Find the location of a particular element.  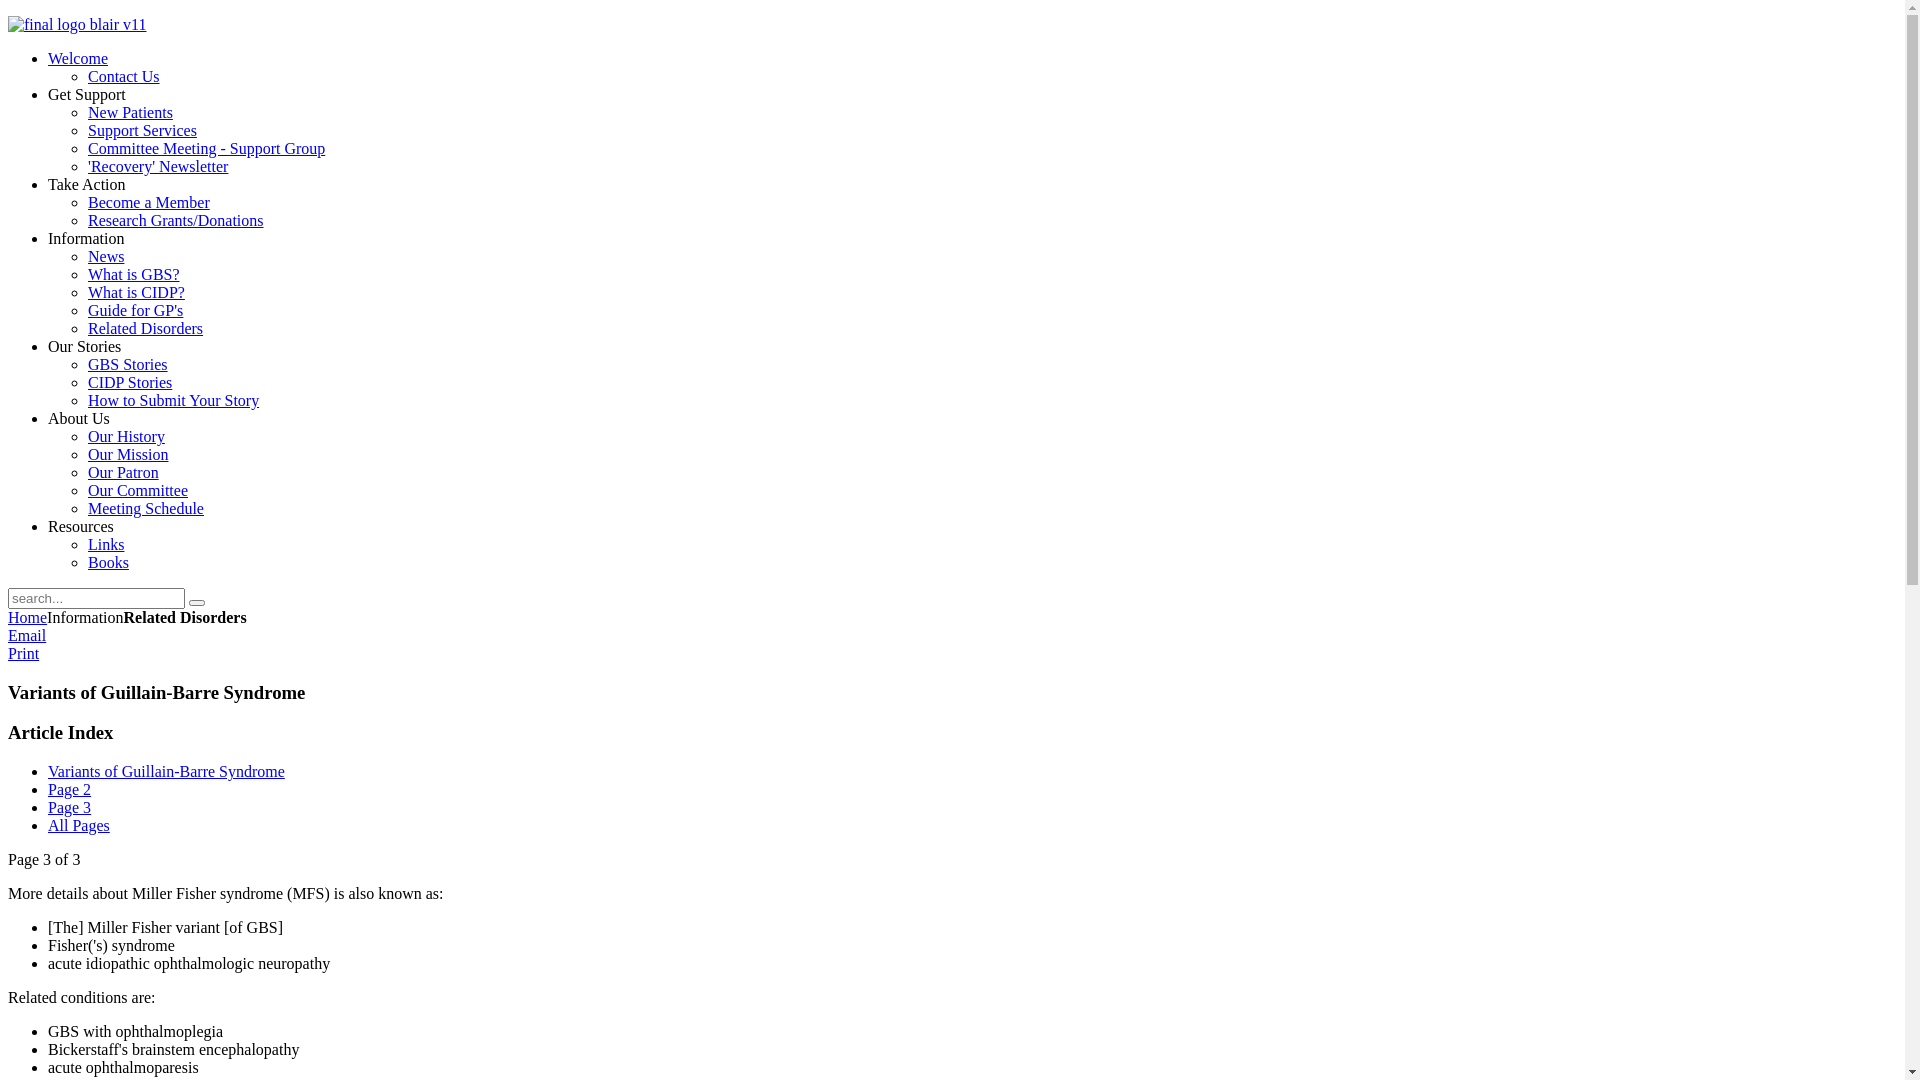

'Books' is located at coordinates (107, 562).